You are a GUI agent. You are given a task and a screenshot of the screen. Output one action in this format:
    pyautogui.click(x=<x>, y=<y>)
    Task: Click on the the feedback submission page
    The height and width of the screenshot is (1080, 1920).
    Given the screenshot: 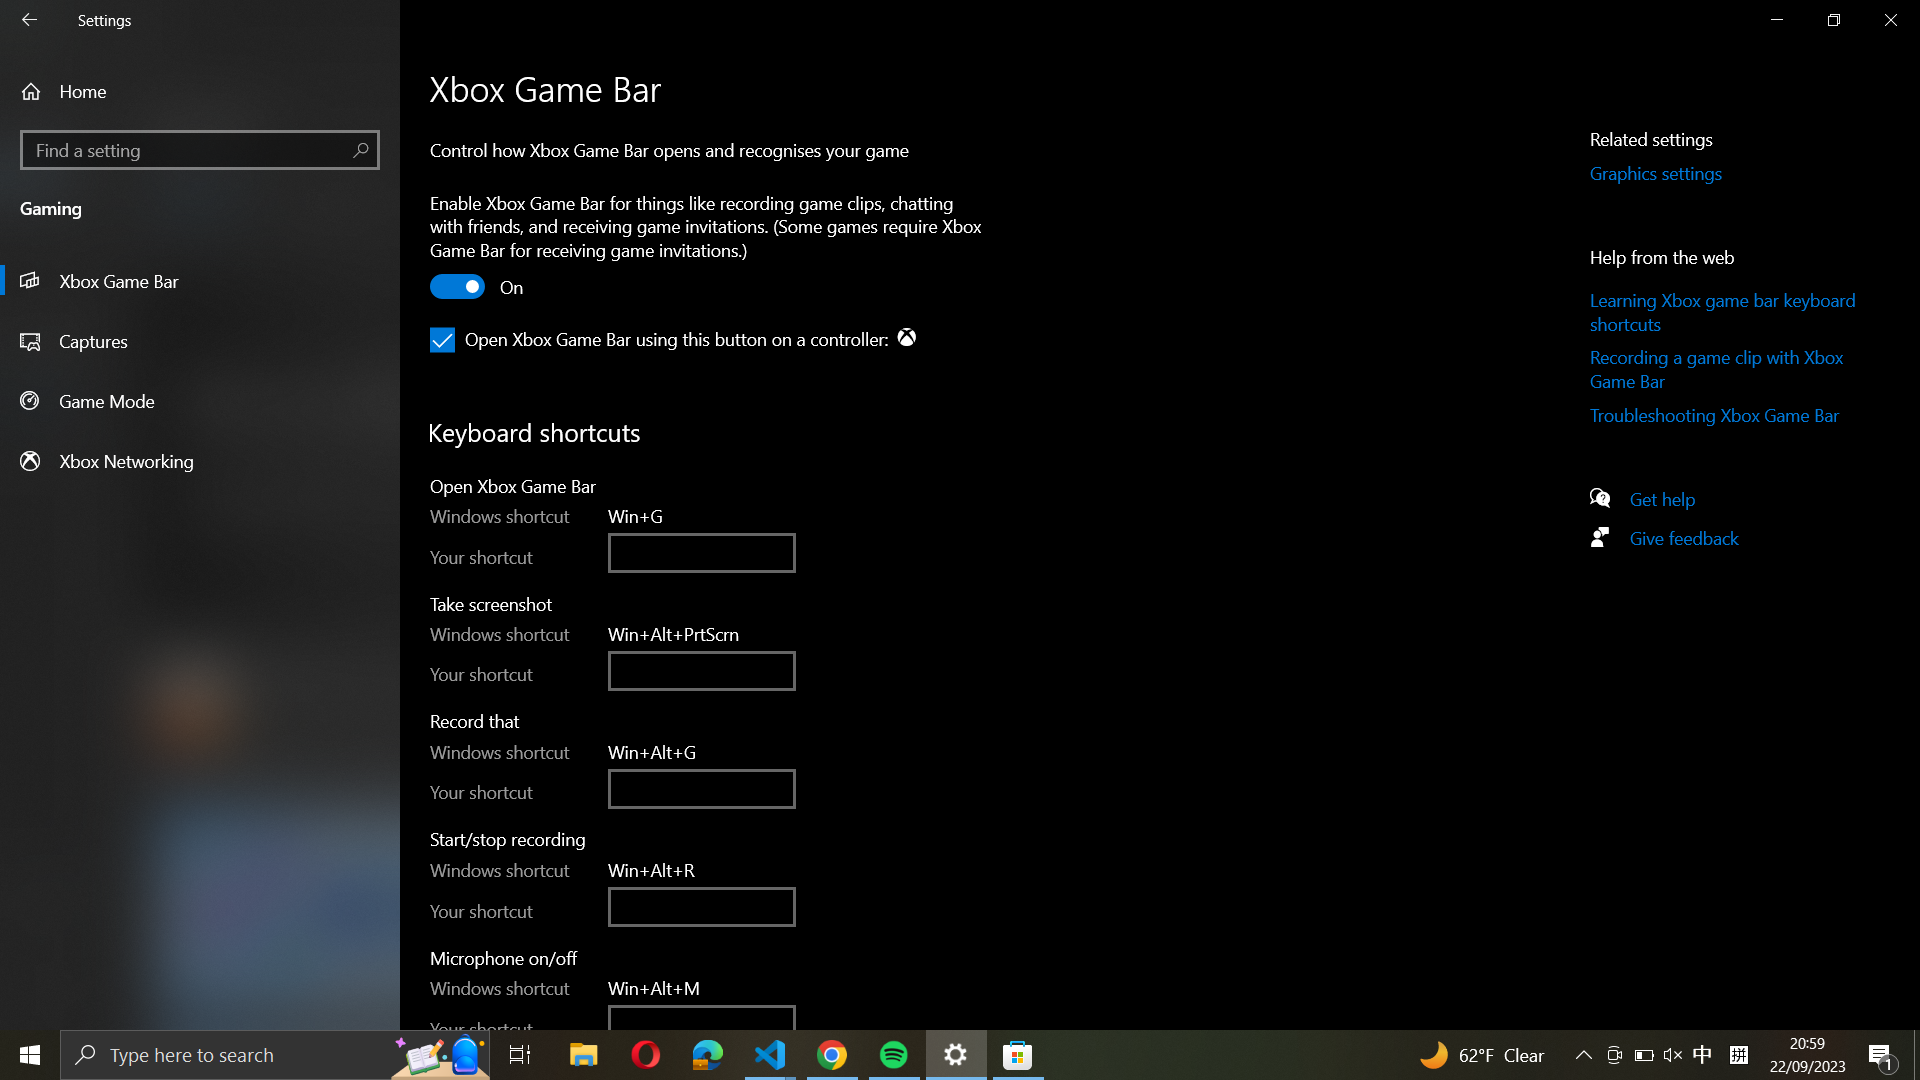 What is the action you would take?
    pyautogui.click(x=1672, y=542)
    